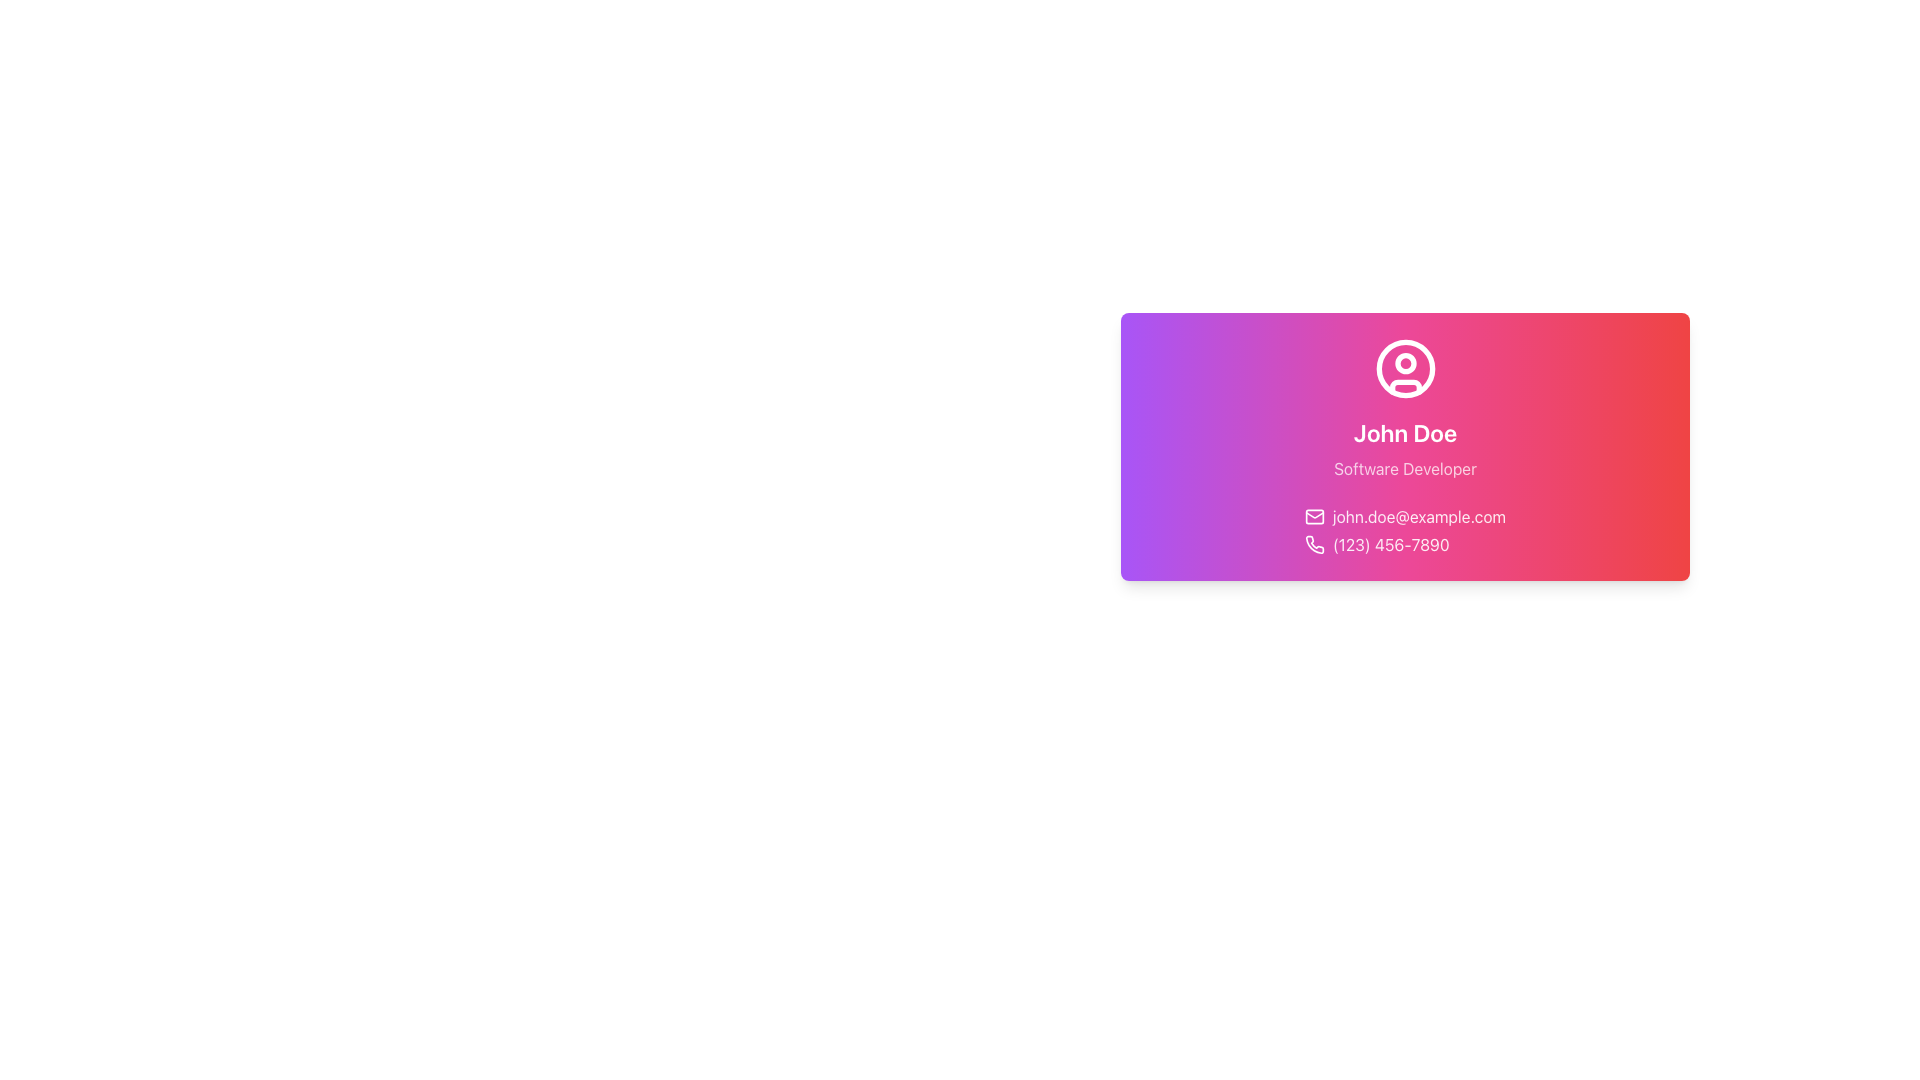 The image size is (1920, 1080). I want to click on the Contact Information Block element that displays an email address and a phone number, located at the bottom section of the card component, so click(1404, 530).